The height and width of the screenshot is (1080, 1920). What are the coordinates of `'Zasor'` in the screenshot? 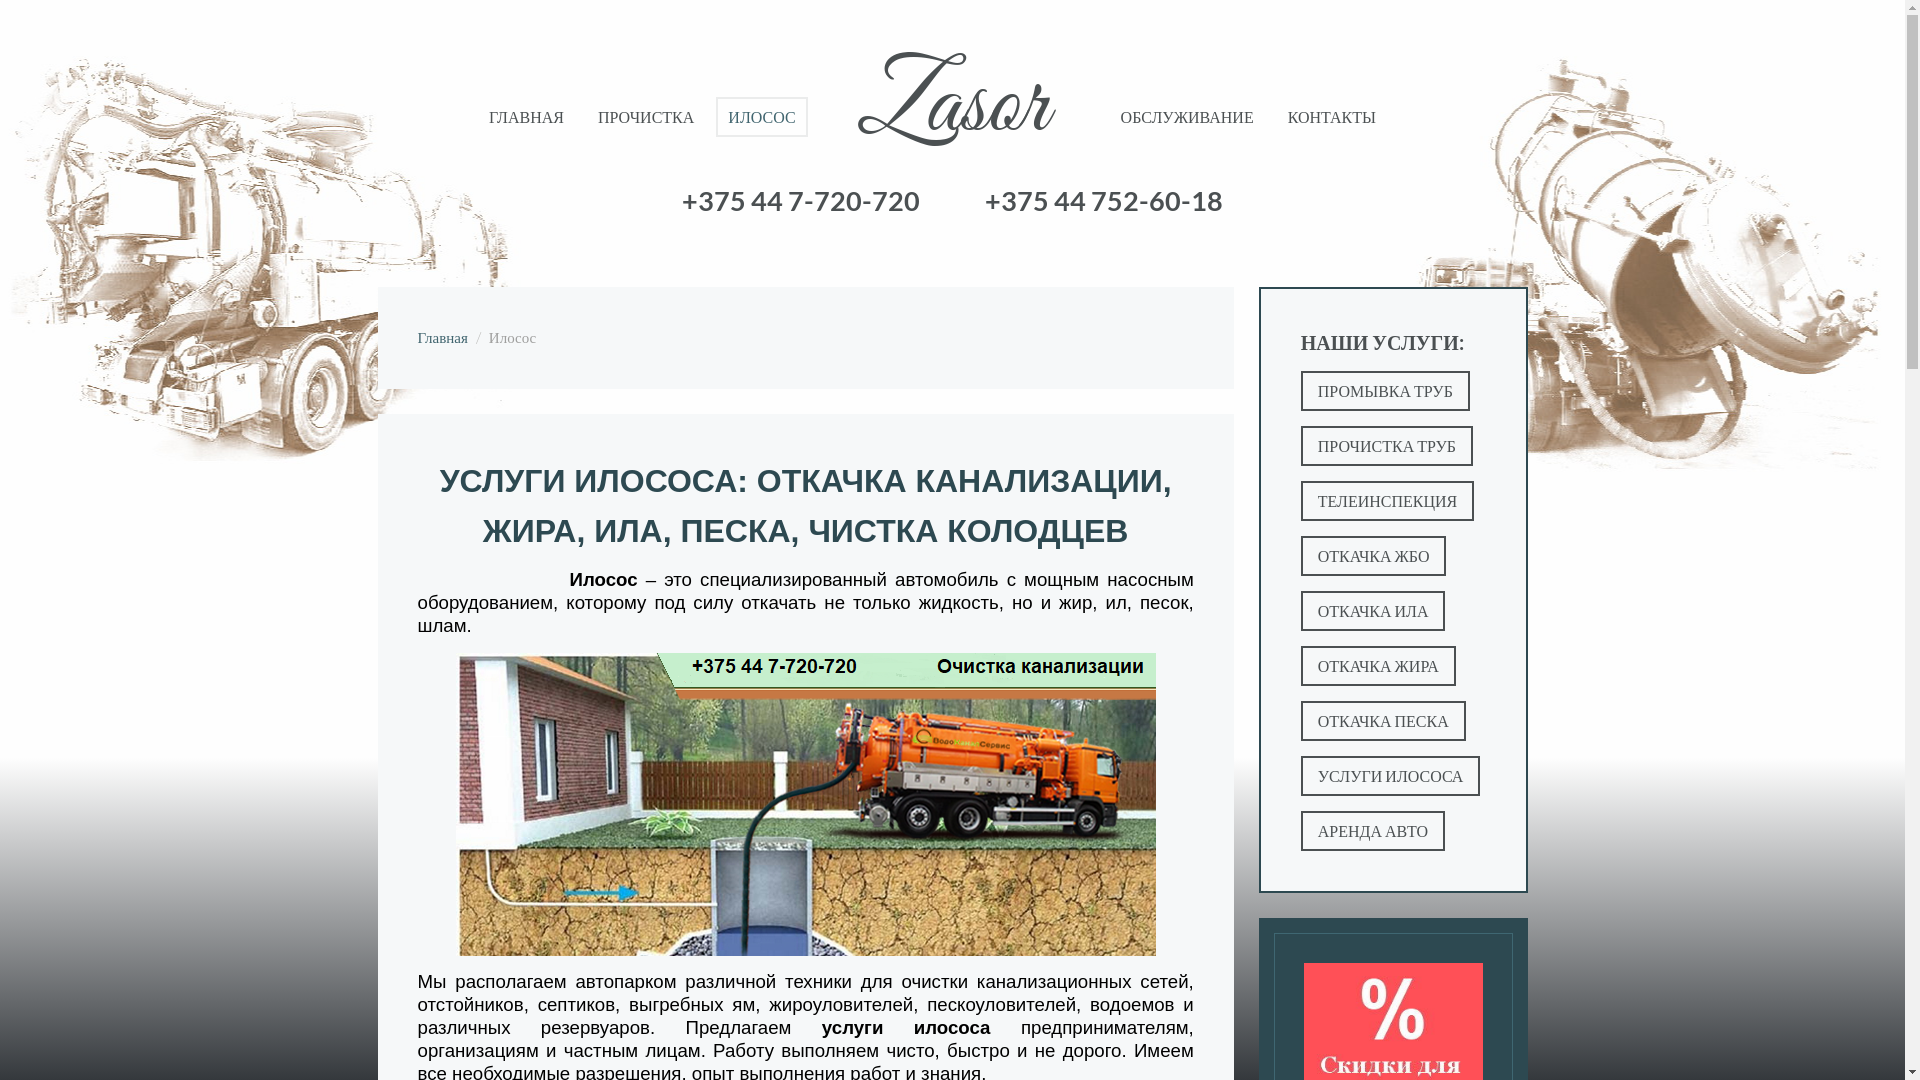 It's located at (951, 119).